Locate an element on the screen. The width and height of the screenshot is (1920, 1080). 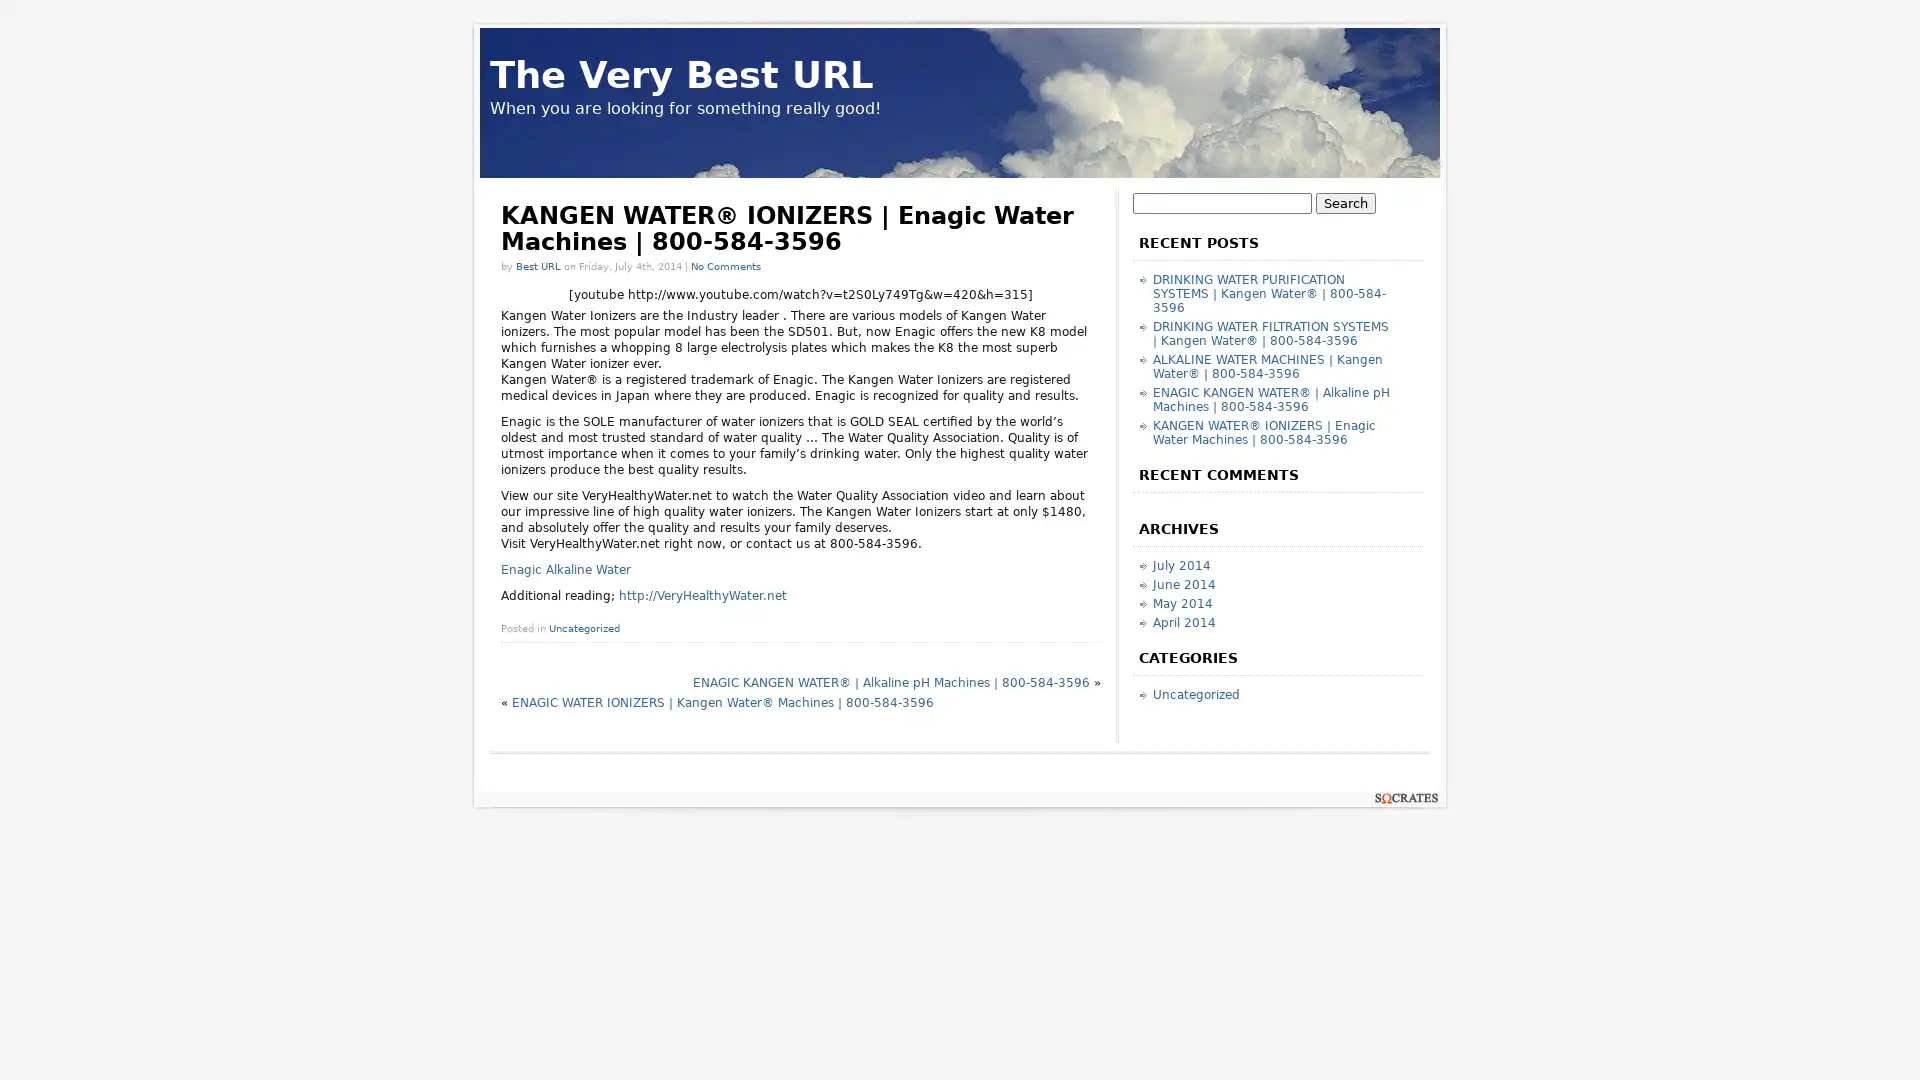
Search is located at coordinates (1345, 203).